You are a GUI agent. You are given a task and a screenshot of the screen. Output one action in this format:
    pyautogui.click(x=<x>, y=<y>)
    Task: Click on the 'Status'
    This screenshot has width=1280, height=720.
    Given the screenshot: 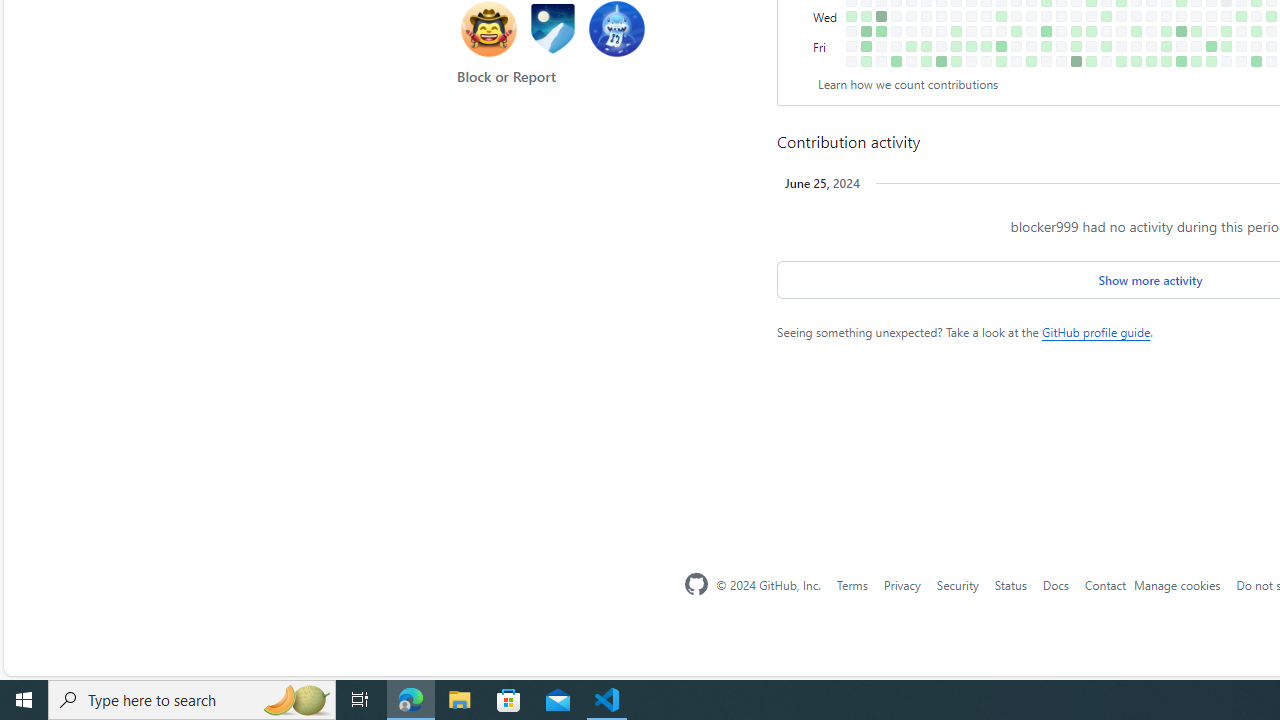 What is the action you would take?
    pyautogui.click(x=1010, y=584)
    